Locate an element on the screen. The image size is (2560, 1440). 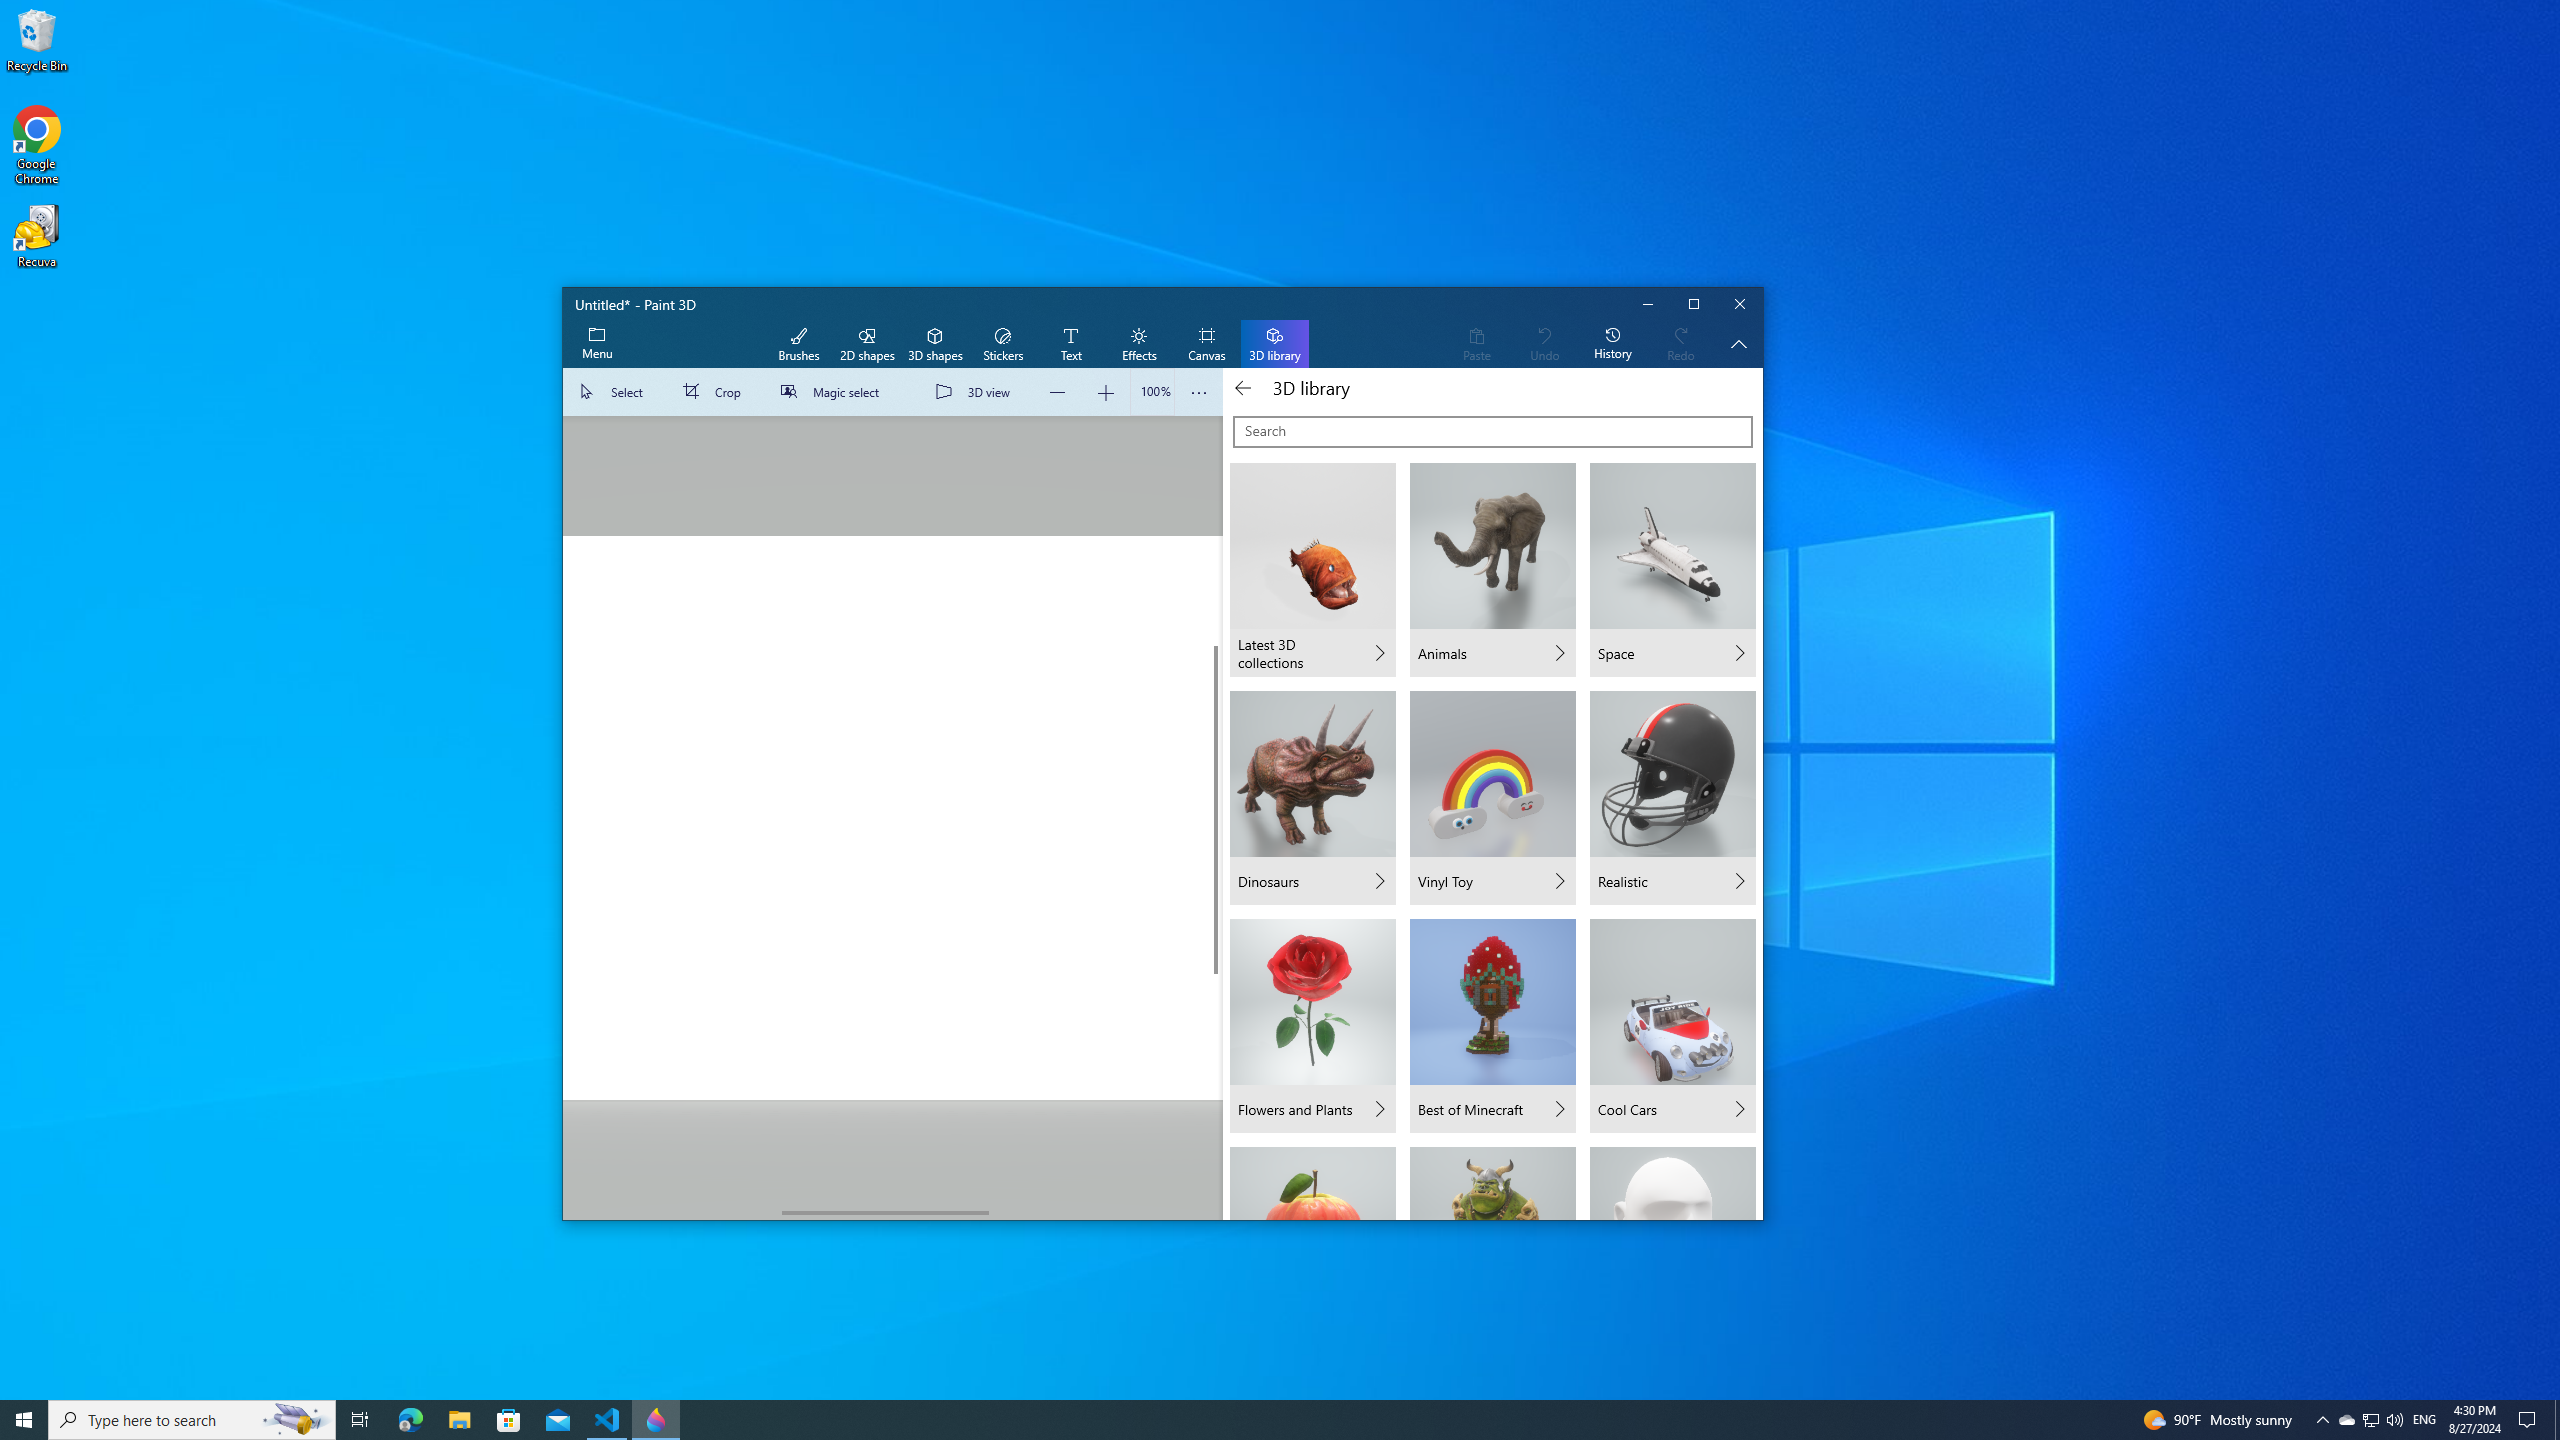
'Brushes' is located at coordinates (798, 344).